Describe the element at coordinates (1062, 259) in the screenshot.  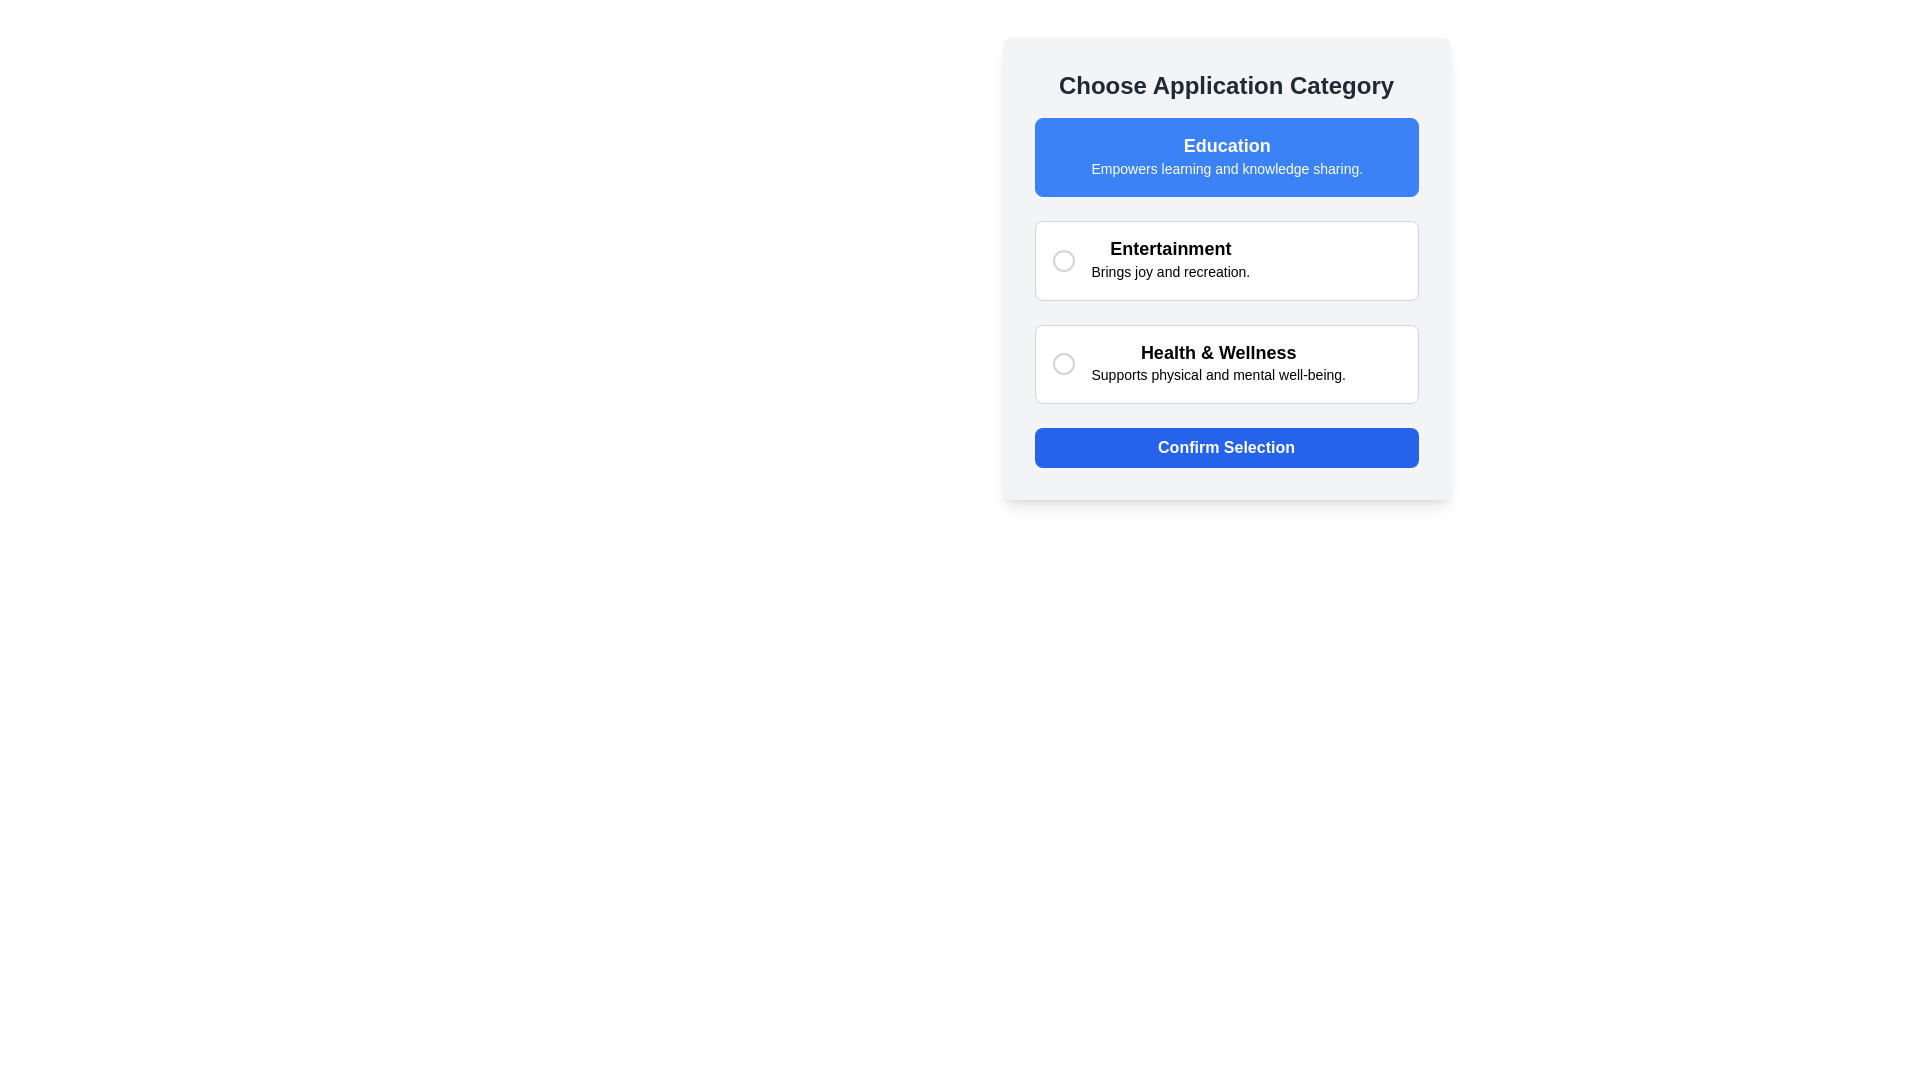
I see `the SVG ellipse or circle icon associated with the 'Entertainment' category, located in the second item of the vertical list of options` at that location.